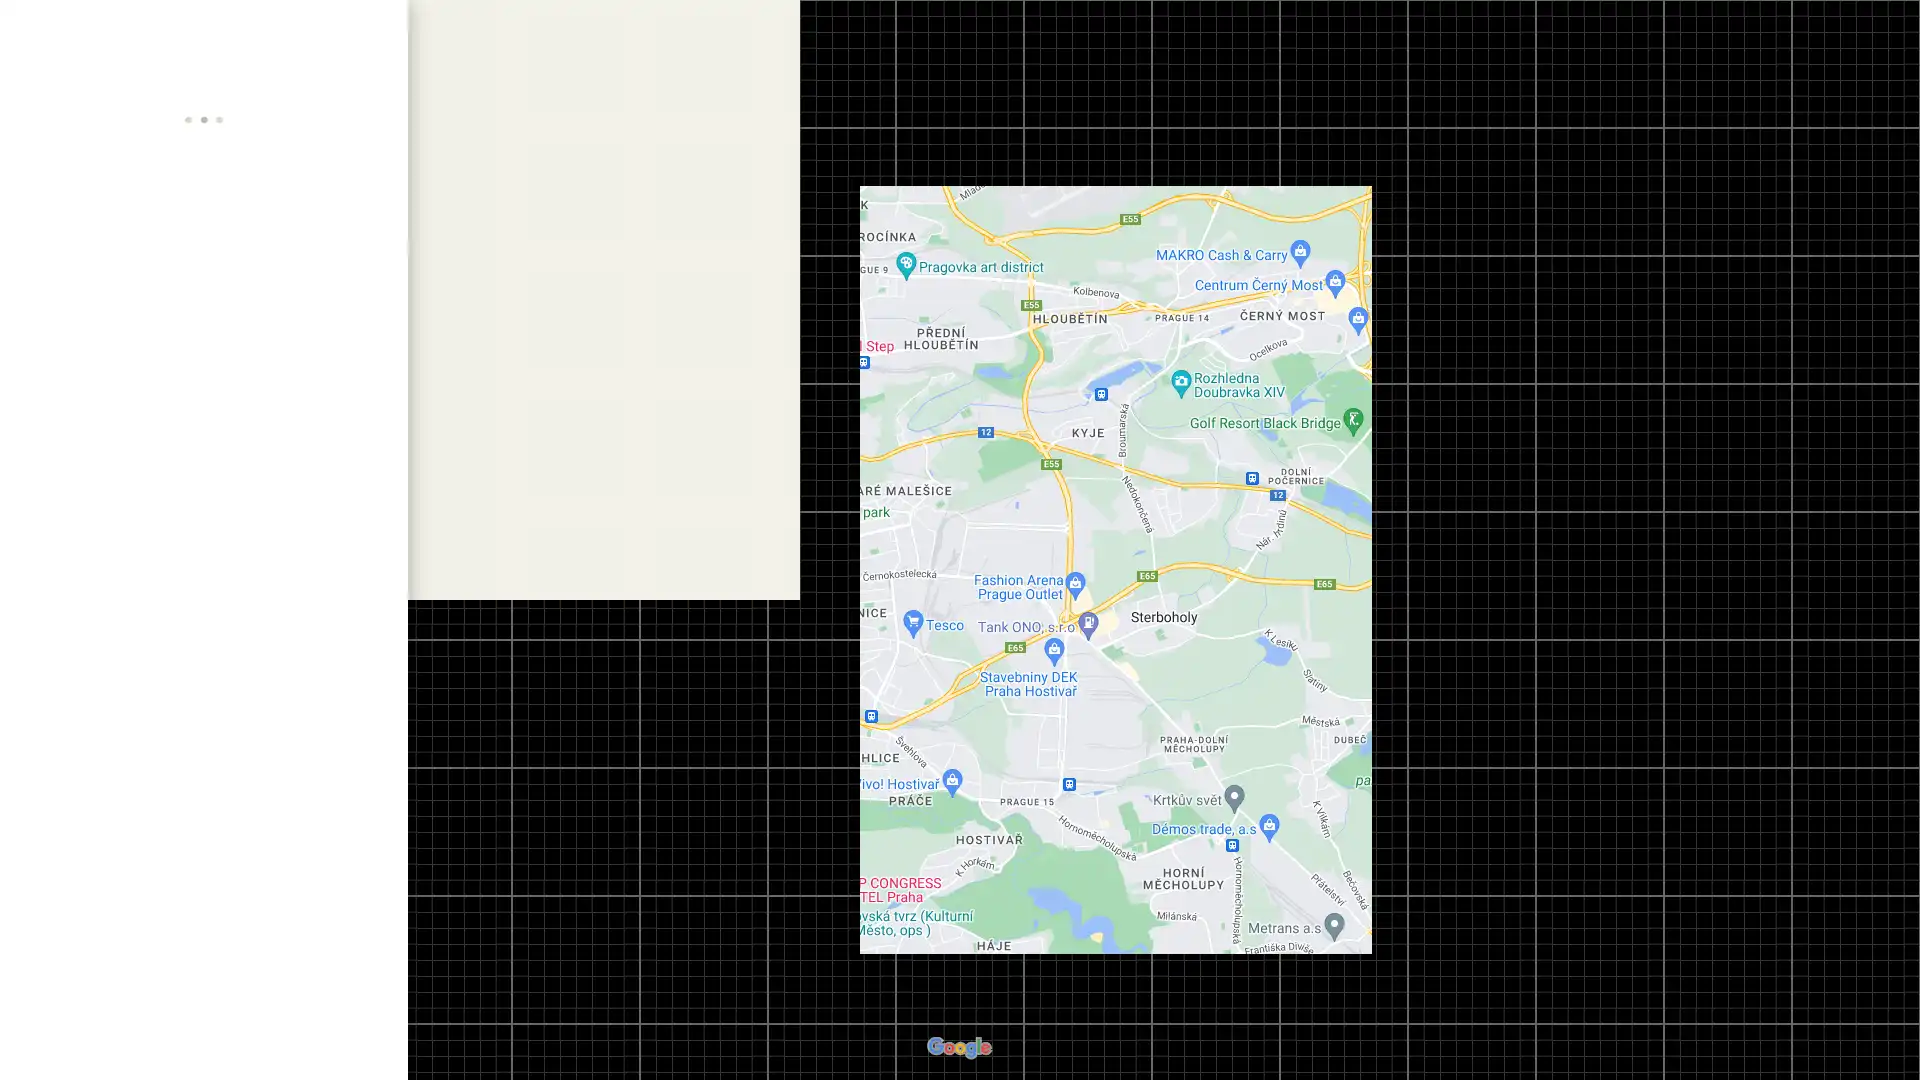 This screenshot has height=1080, width=1920. Describe the element at coordinates (374, 620) in the screenshot. I see `Learn more about plus codes` at that location.